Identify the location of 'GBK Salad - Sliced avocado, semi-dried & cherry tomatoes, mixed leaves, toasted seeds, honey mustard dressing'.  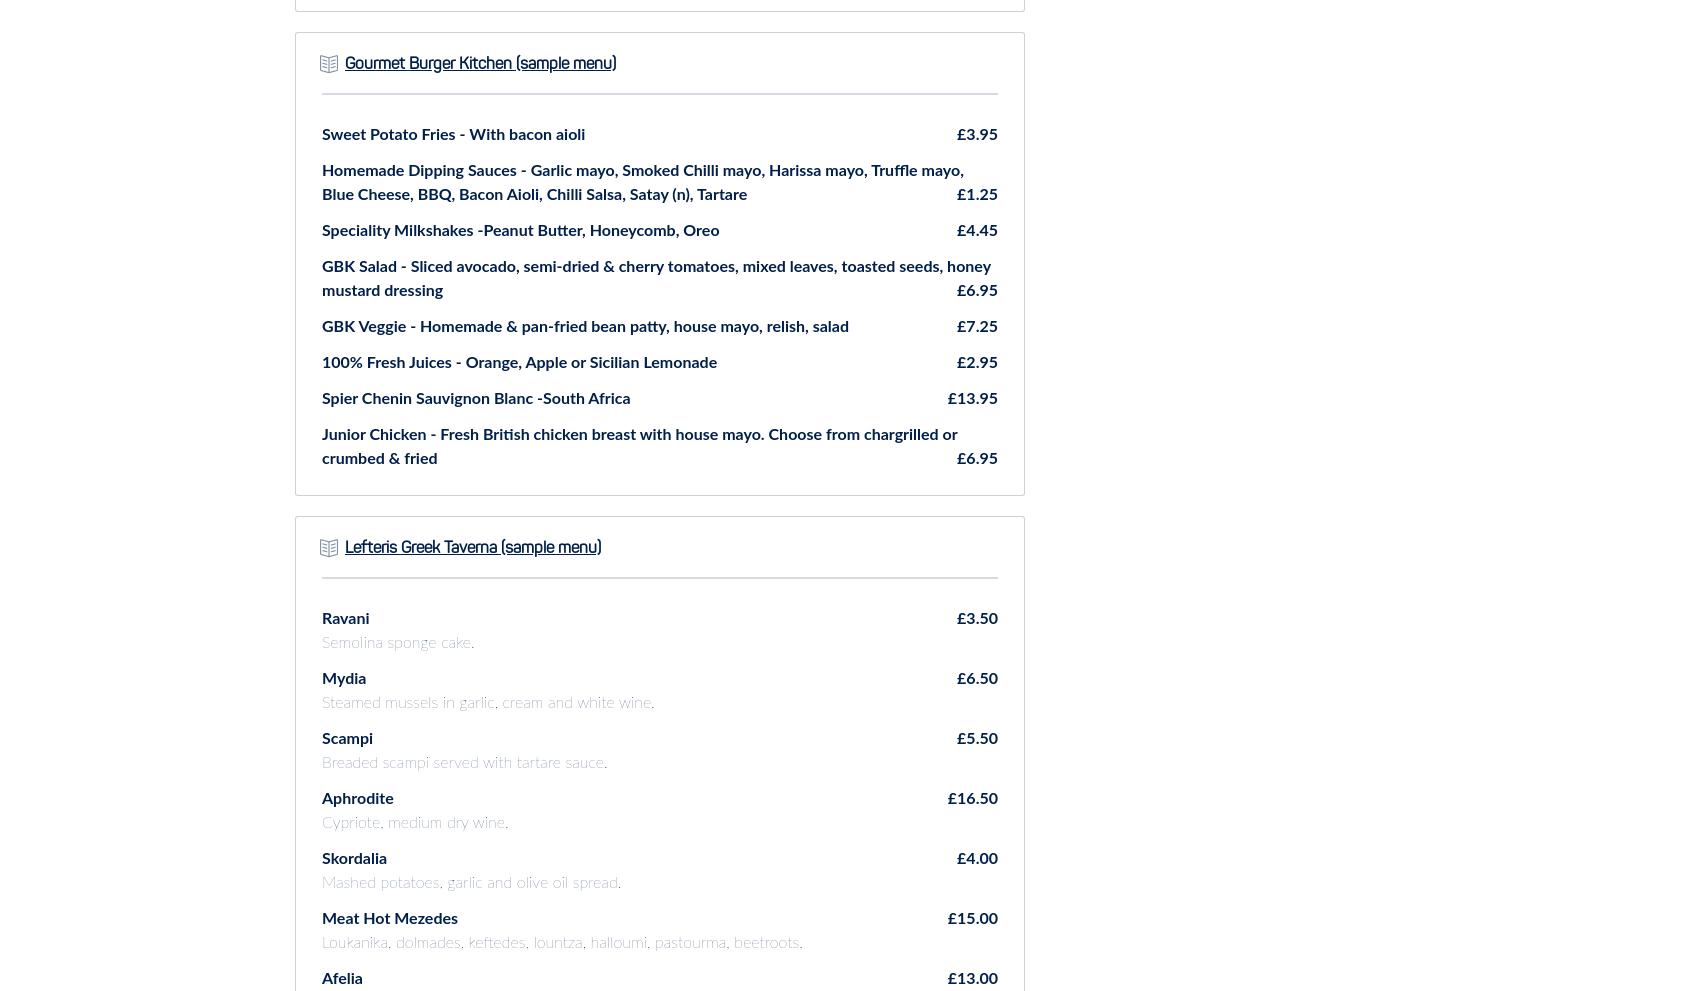
(320, 276).